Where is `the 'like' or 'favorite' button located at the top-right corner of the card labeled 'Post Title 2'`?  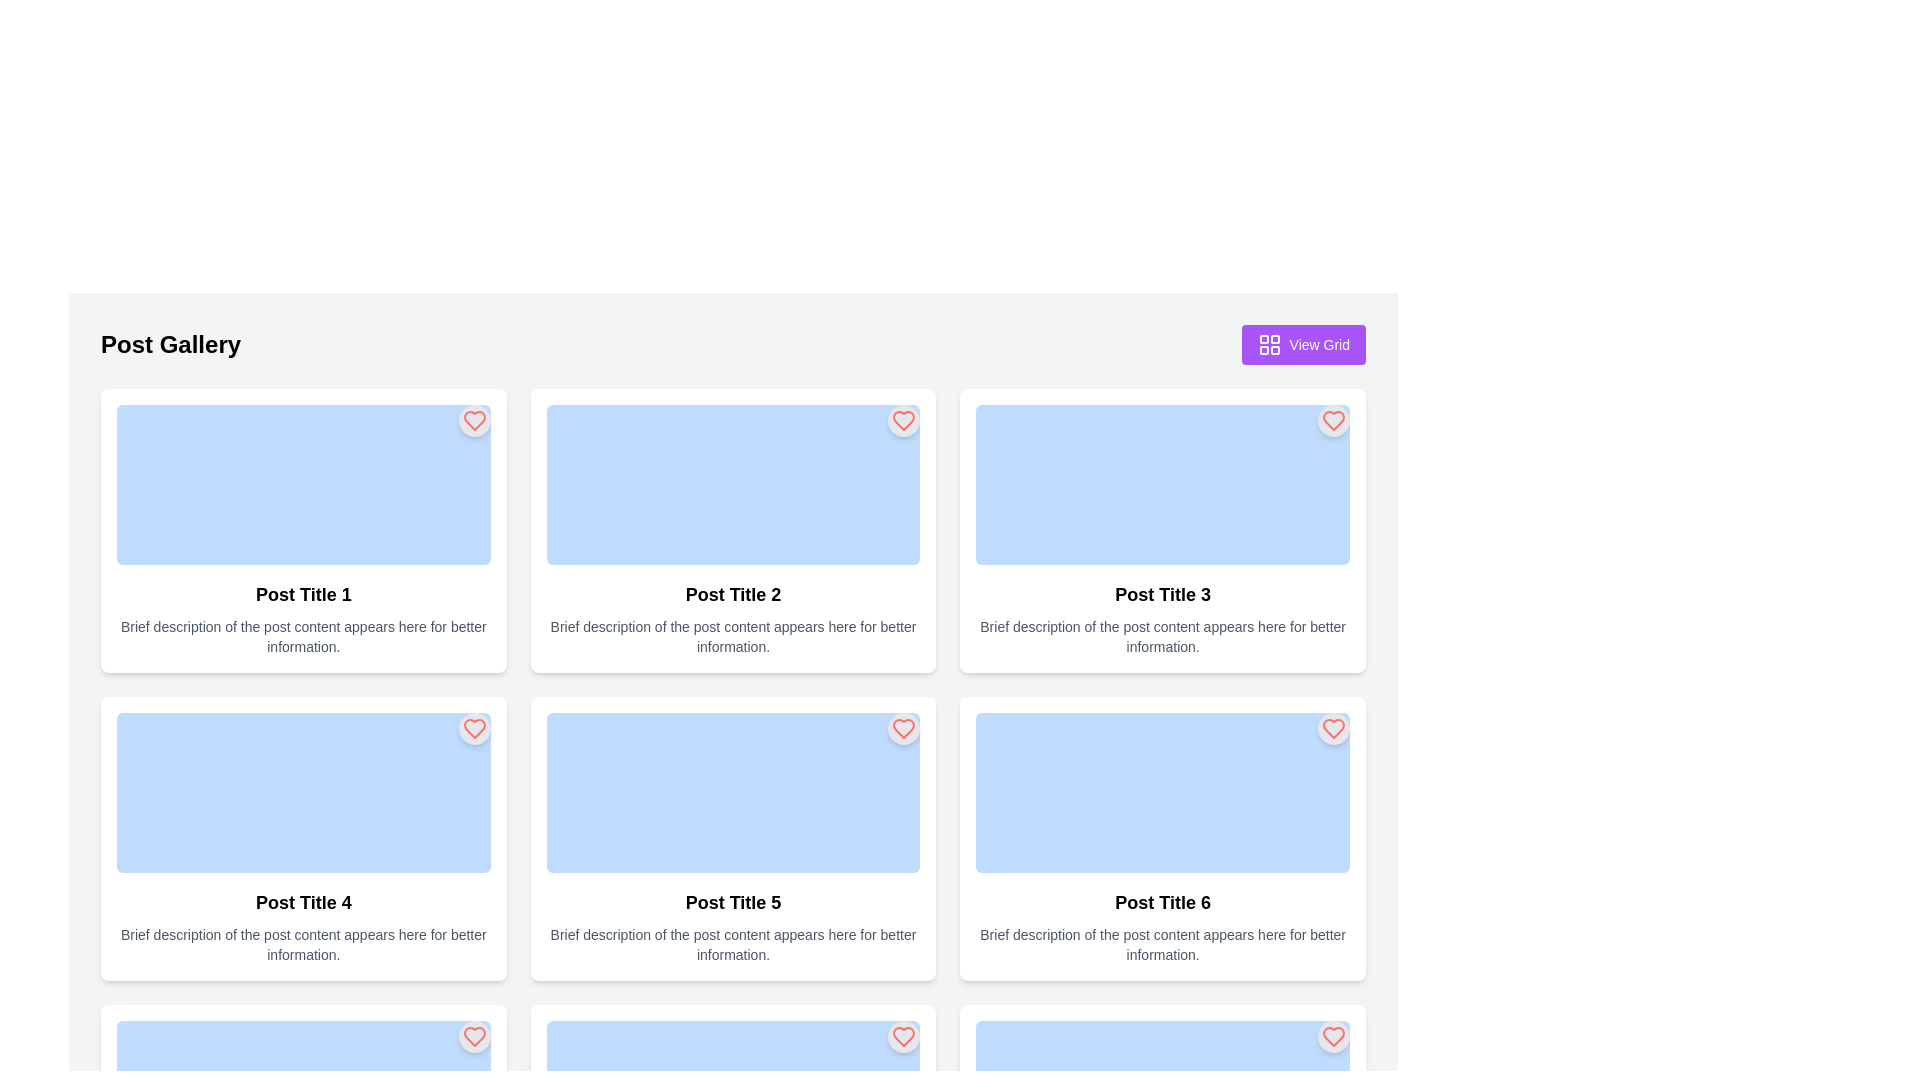
the 'like' or 'favorite' button located at the top-right corner of the card labeled 'Post Title 2' is located at coordinates (903, 419).